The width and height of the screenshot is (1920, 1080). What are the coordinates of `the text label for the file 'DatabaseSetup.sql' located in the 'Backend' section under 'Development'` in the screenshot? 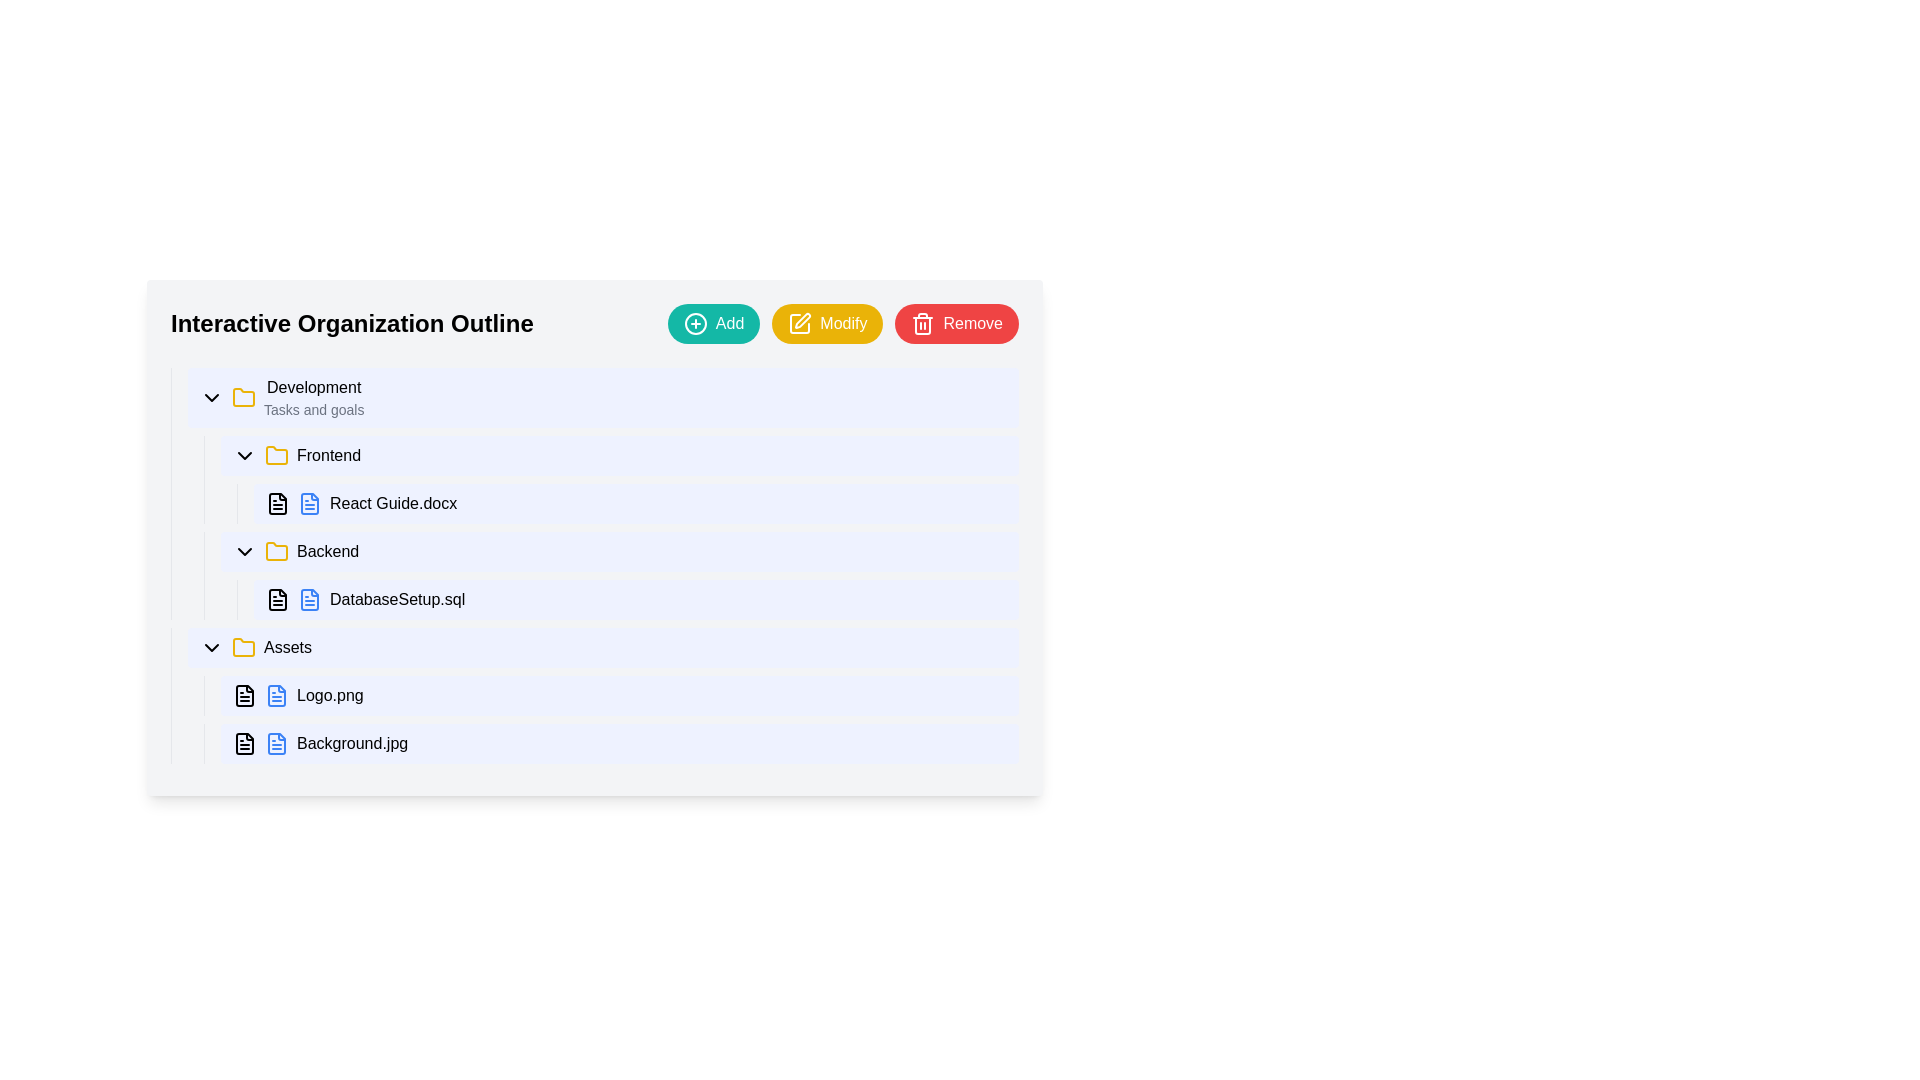 It's located at (397, 599).